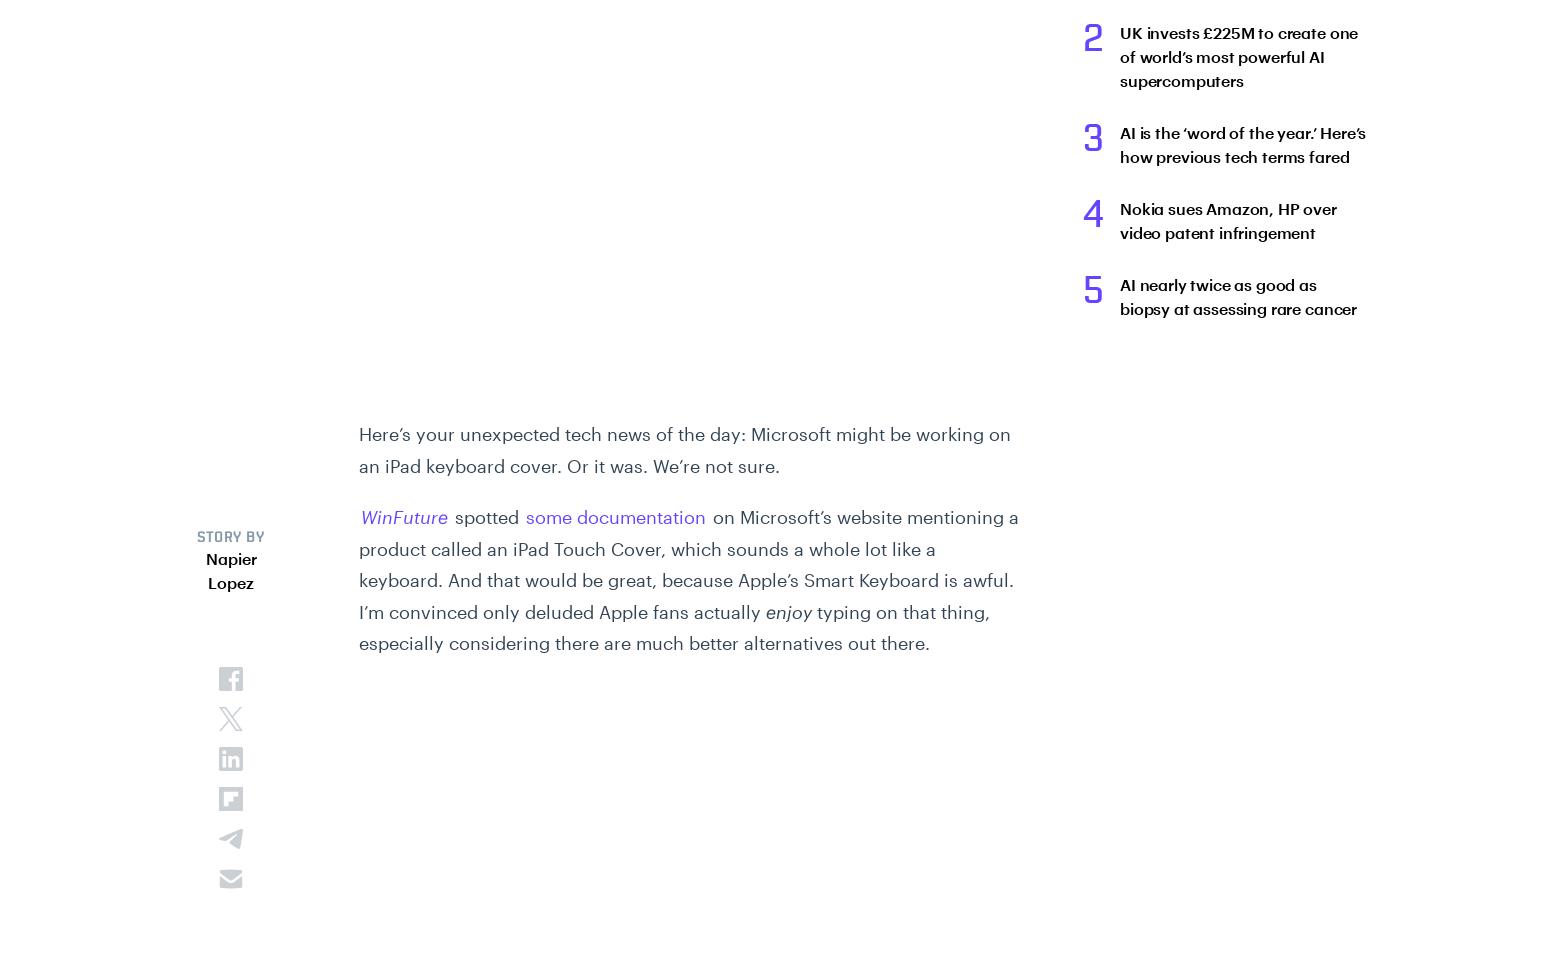 This screenshot has width=1550, height=979. Describe the element at coordinates (1241, 144) in the screenshot. I see `'AI is the ‘word of the year.’ Here’s how previous tech terms fared'` at that location.